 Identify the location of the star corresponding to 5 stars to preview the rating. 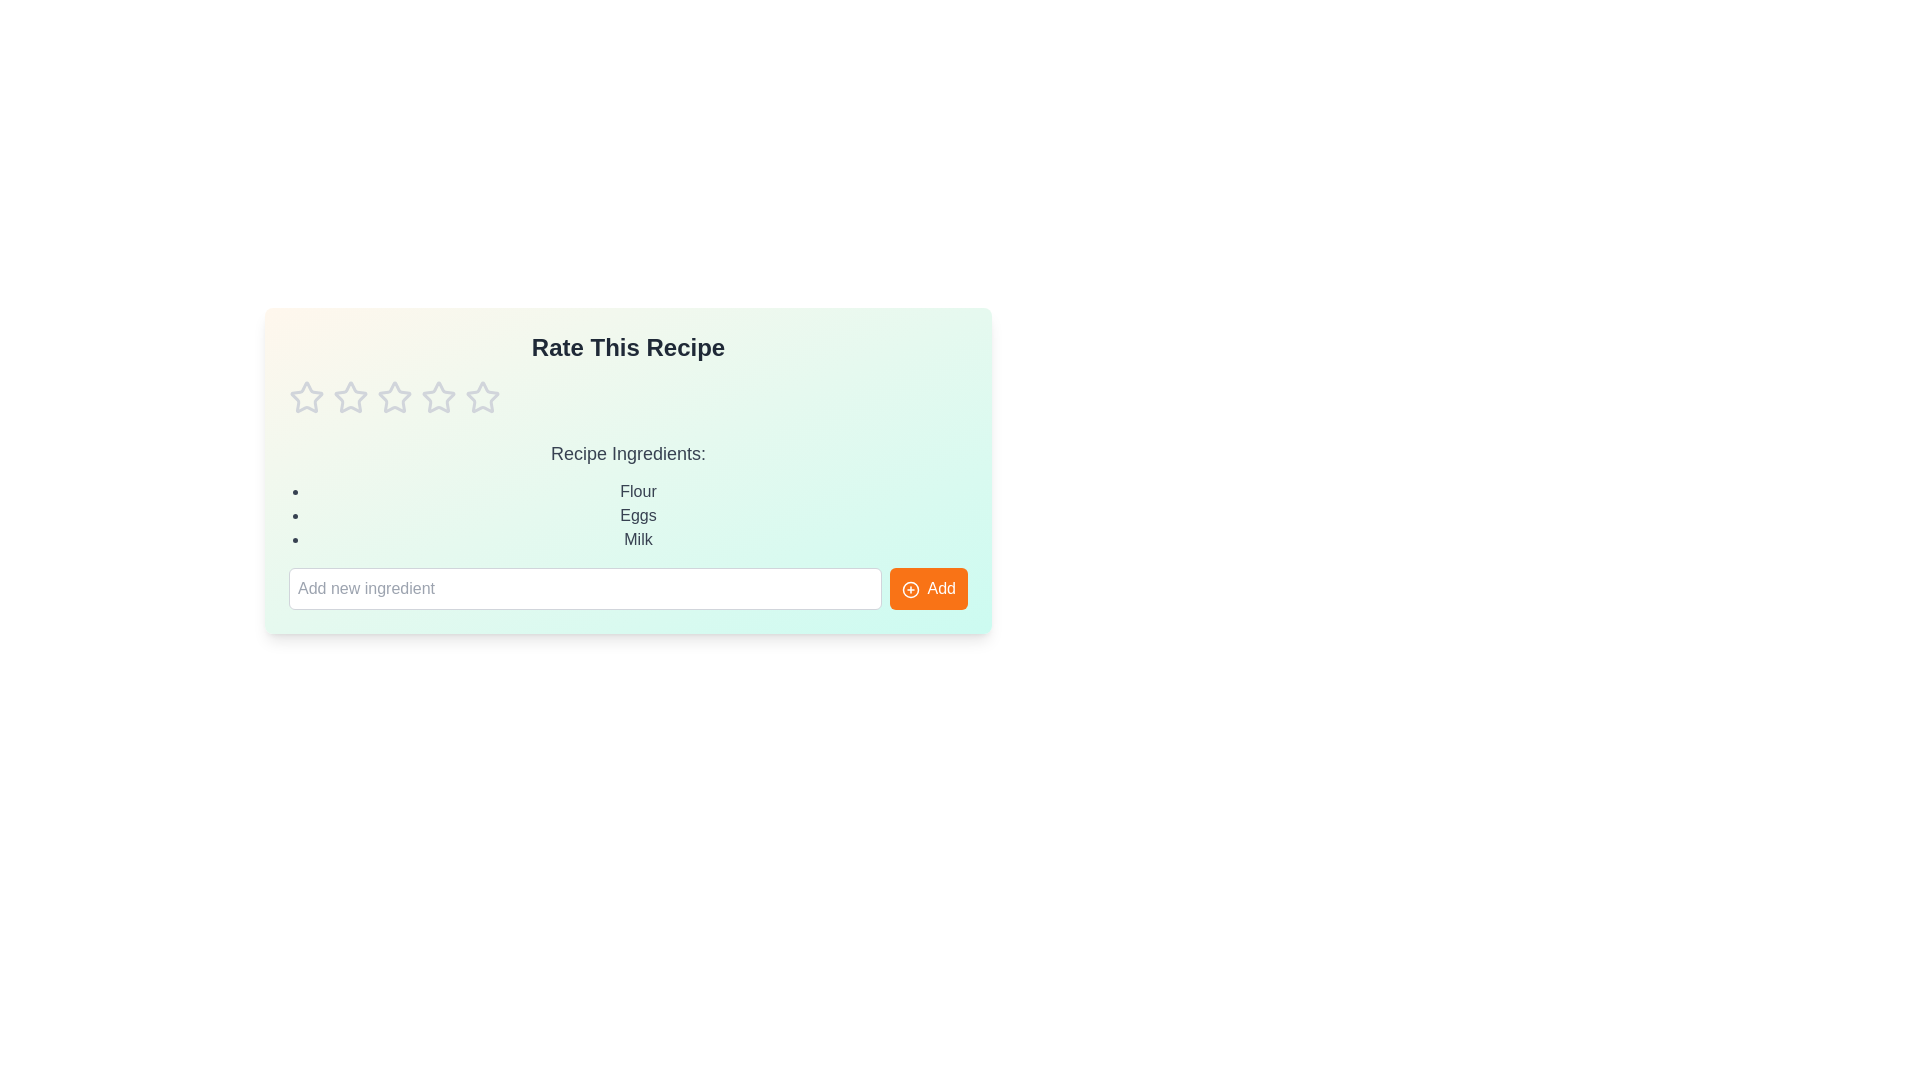
(483, 397).